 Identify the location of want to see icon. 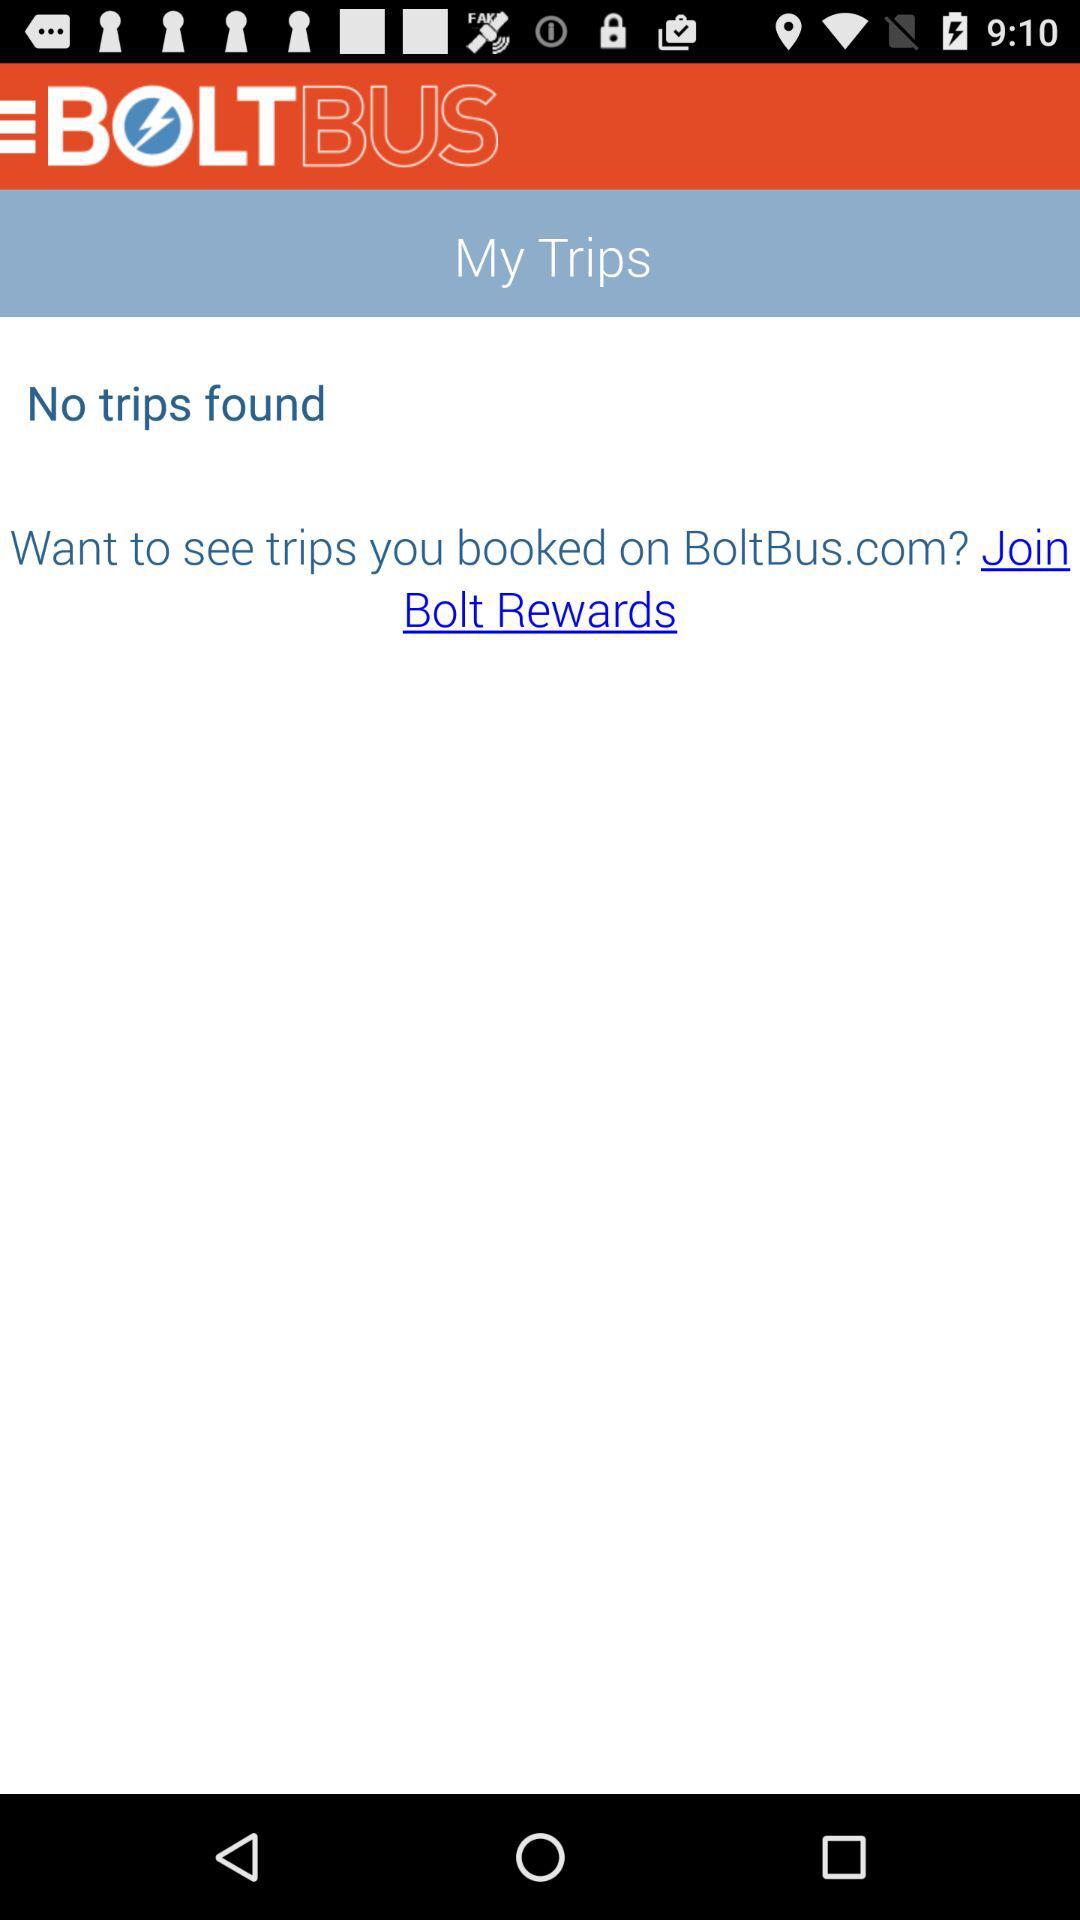
(540, 575).